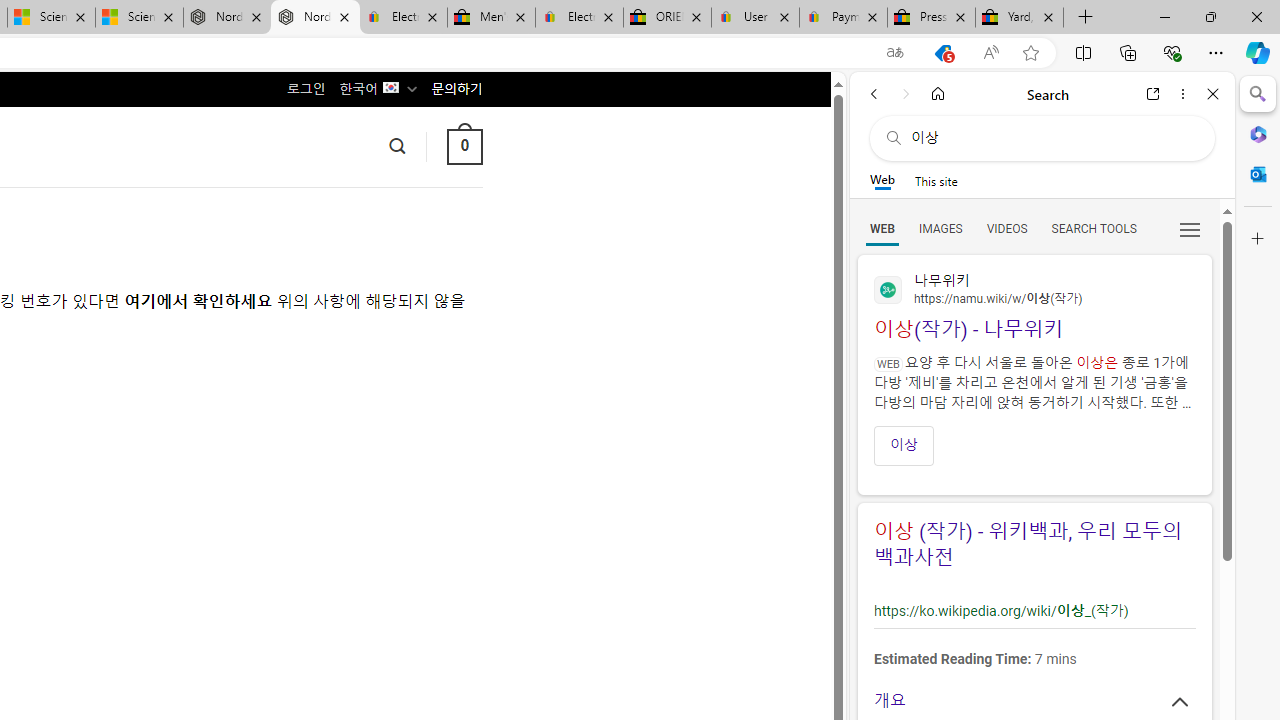 This screenshot has height=720, width=1280. I want to click on '  0  ', so click(463, 145).